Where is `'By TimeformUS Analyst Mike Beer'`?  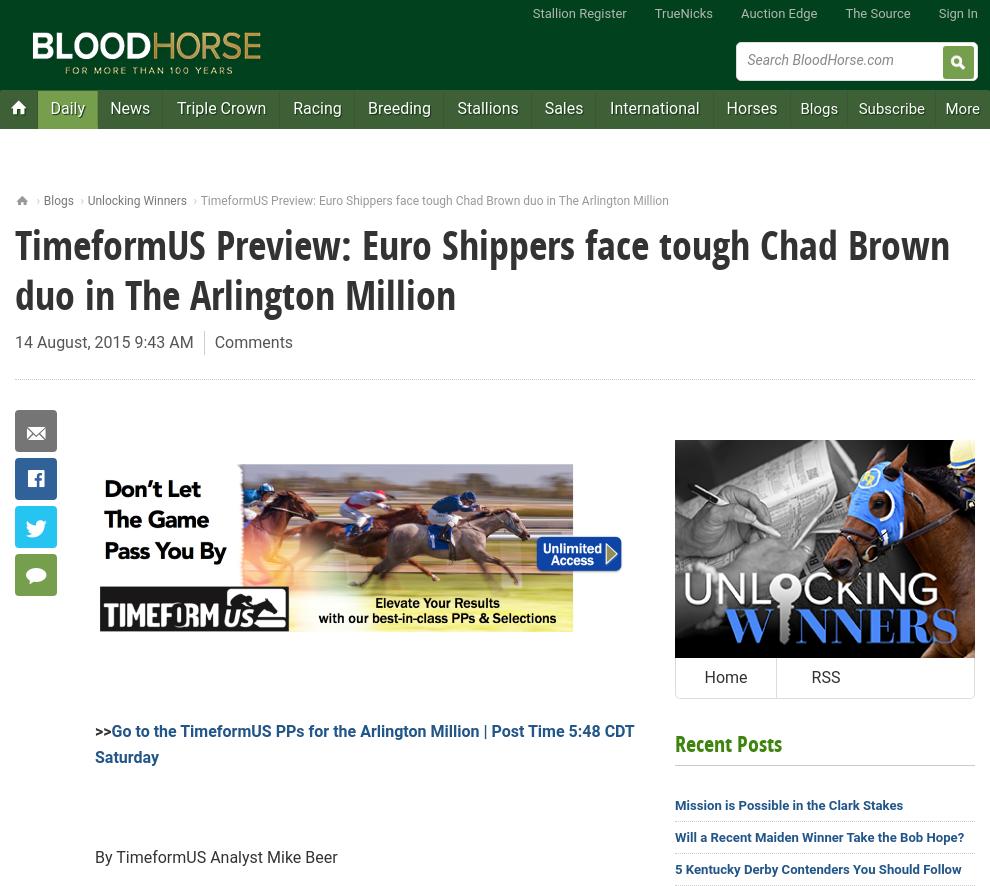
'By TimeformUS Analyst Mike Beer' is located at coordinates (215, 856).